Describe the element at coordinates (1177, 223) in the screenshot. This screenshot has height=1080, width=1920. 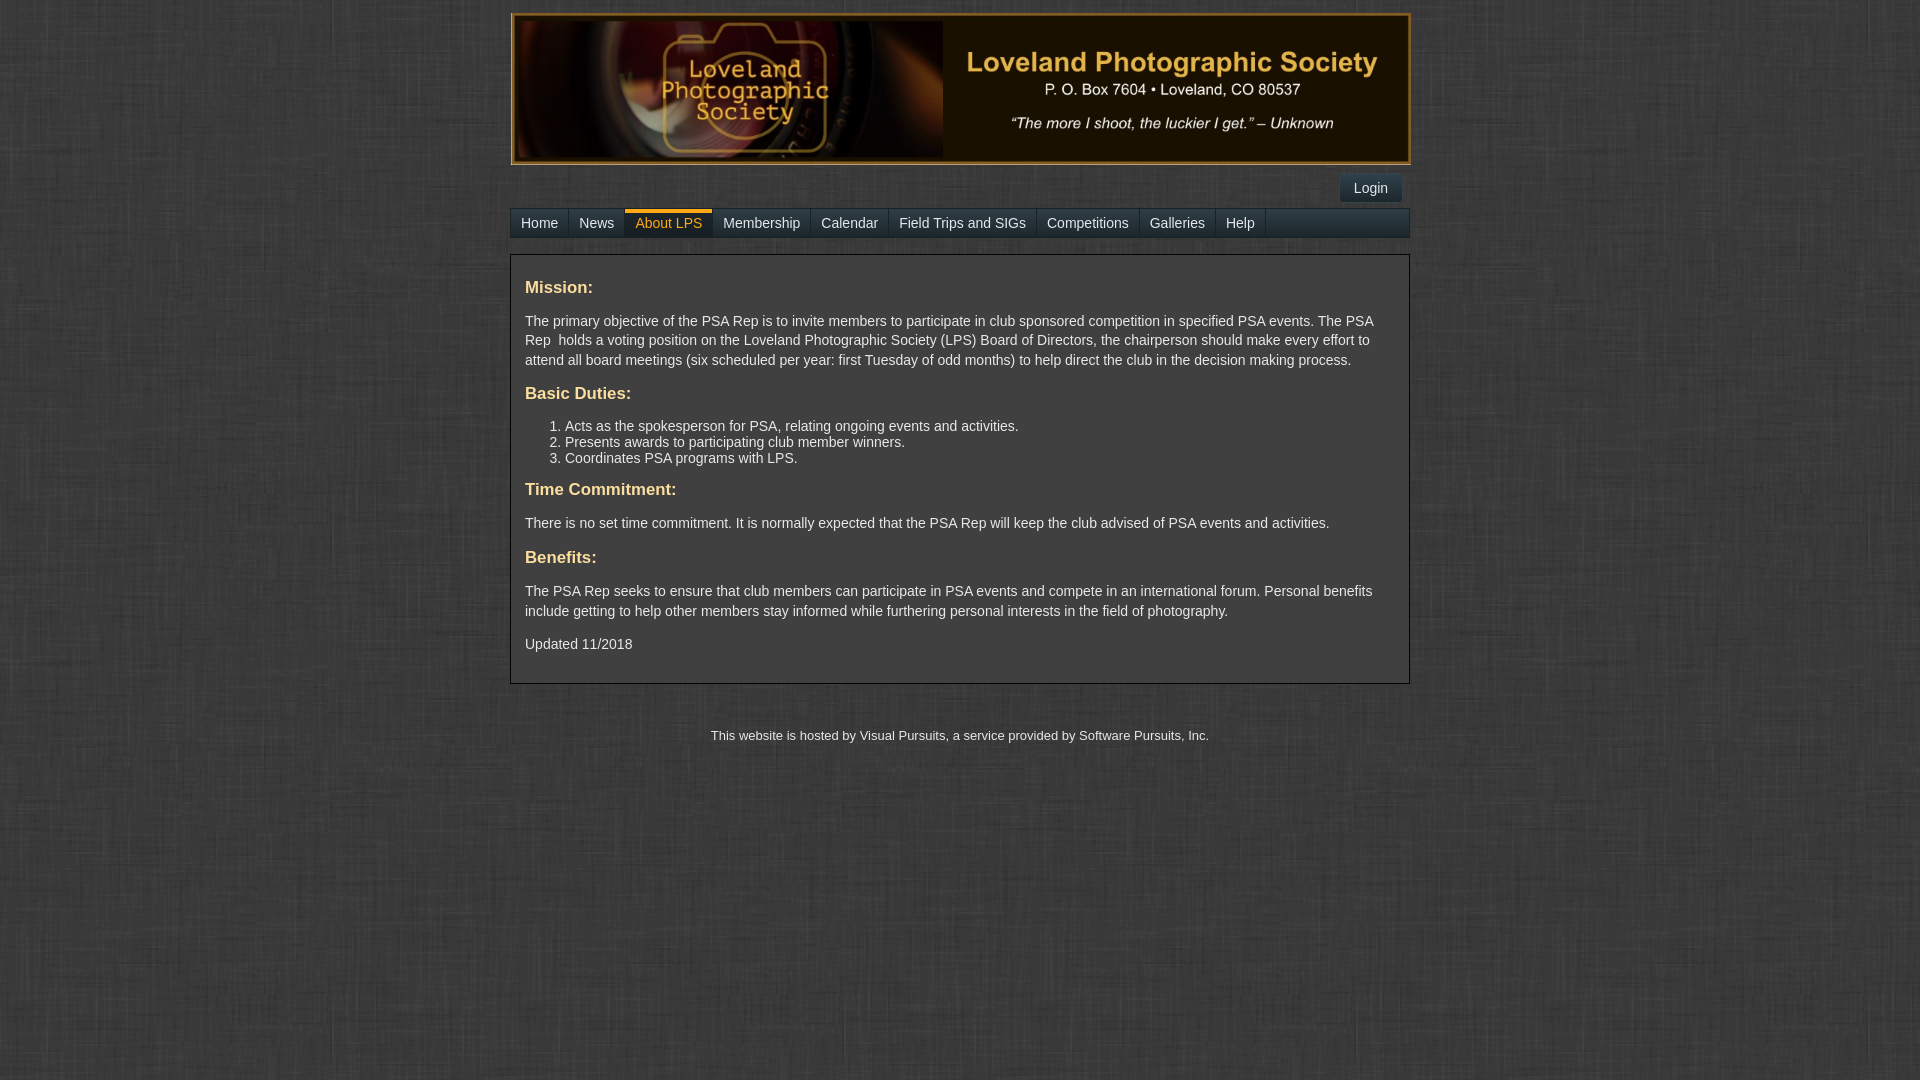
I see `'Galleries'` at that location.